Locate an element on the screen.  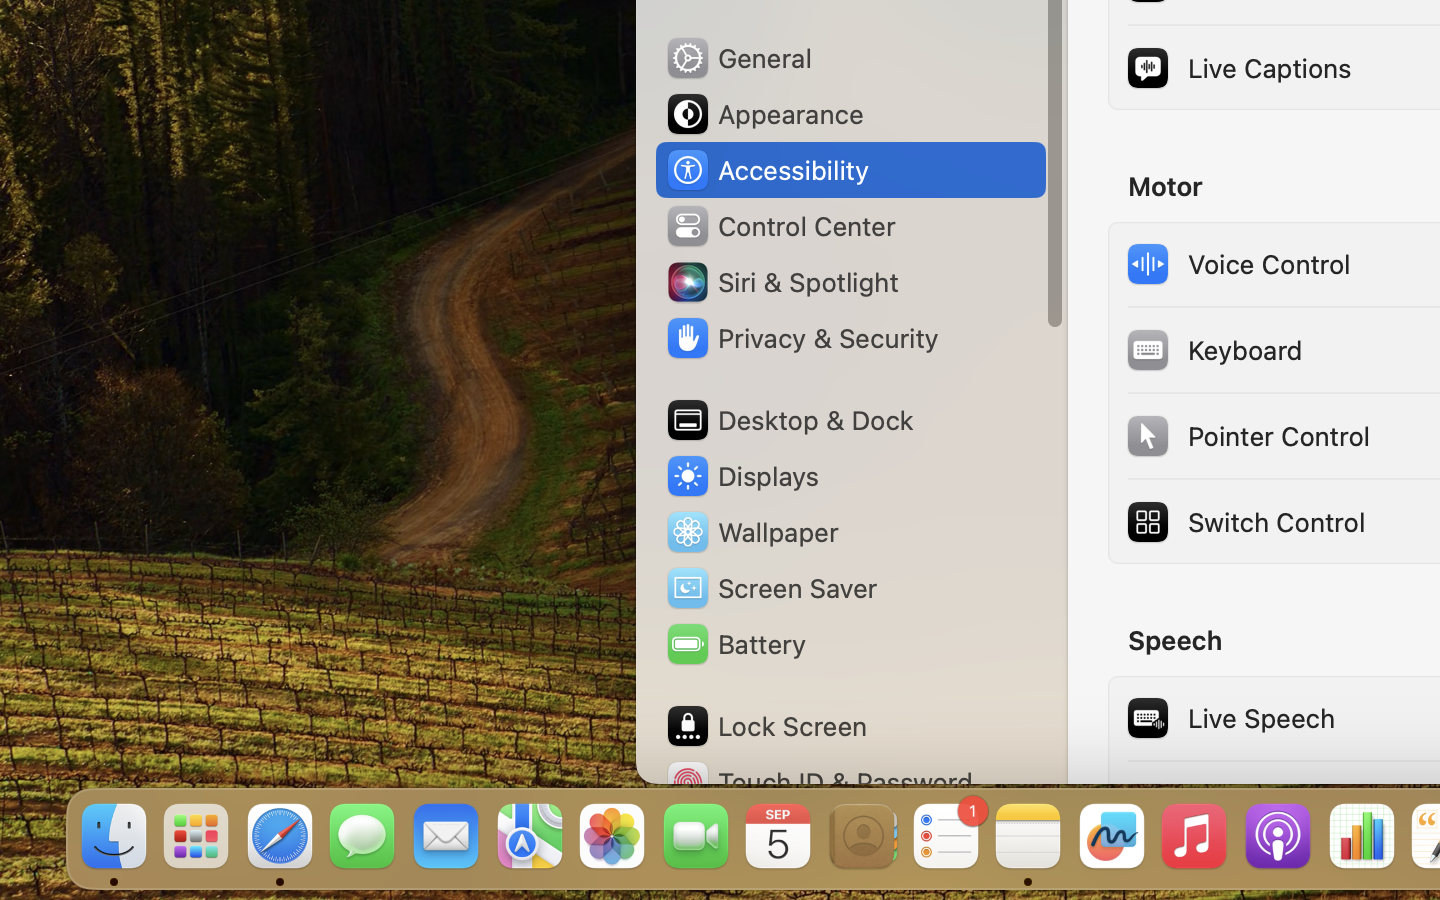
'Accessibility' is located at coordinates (765, 170).